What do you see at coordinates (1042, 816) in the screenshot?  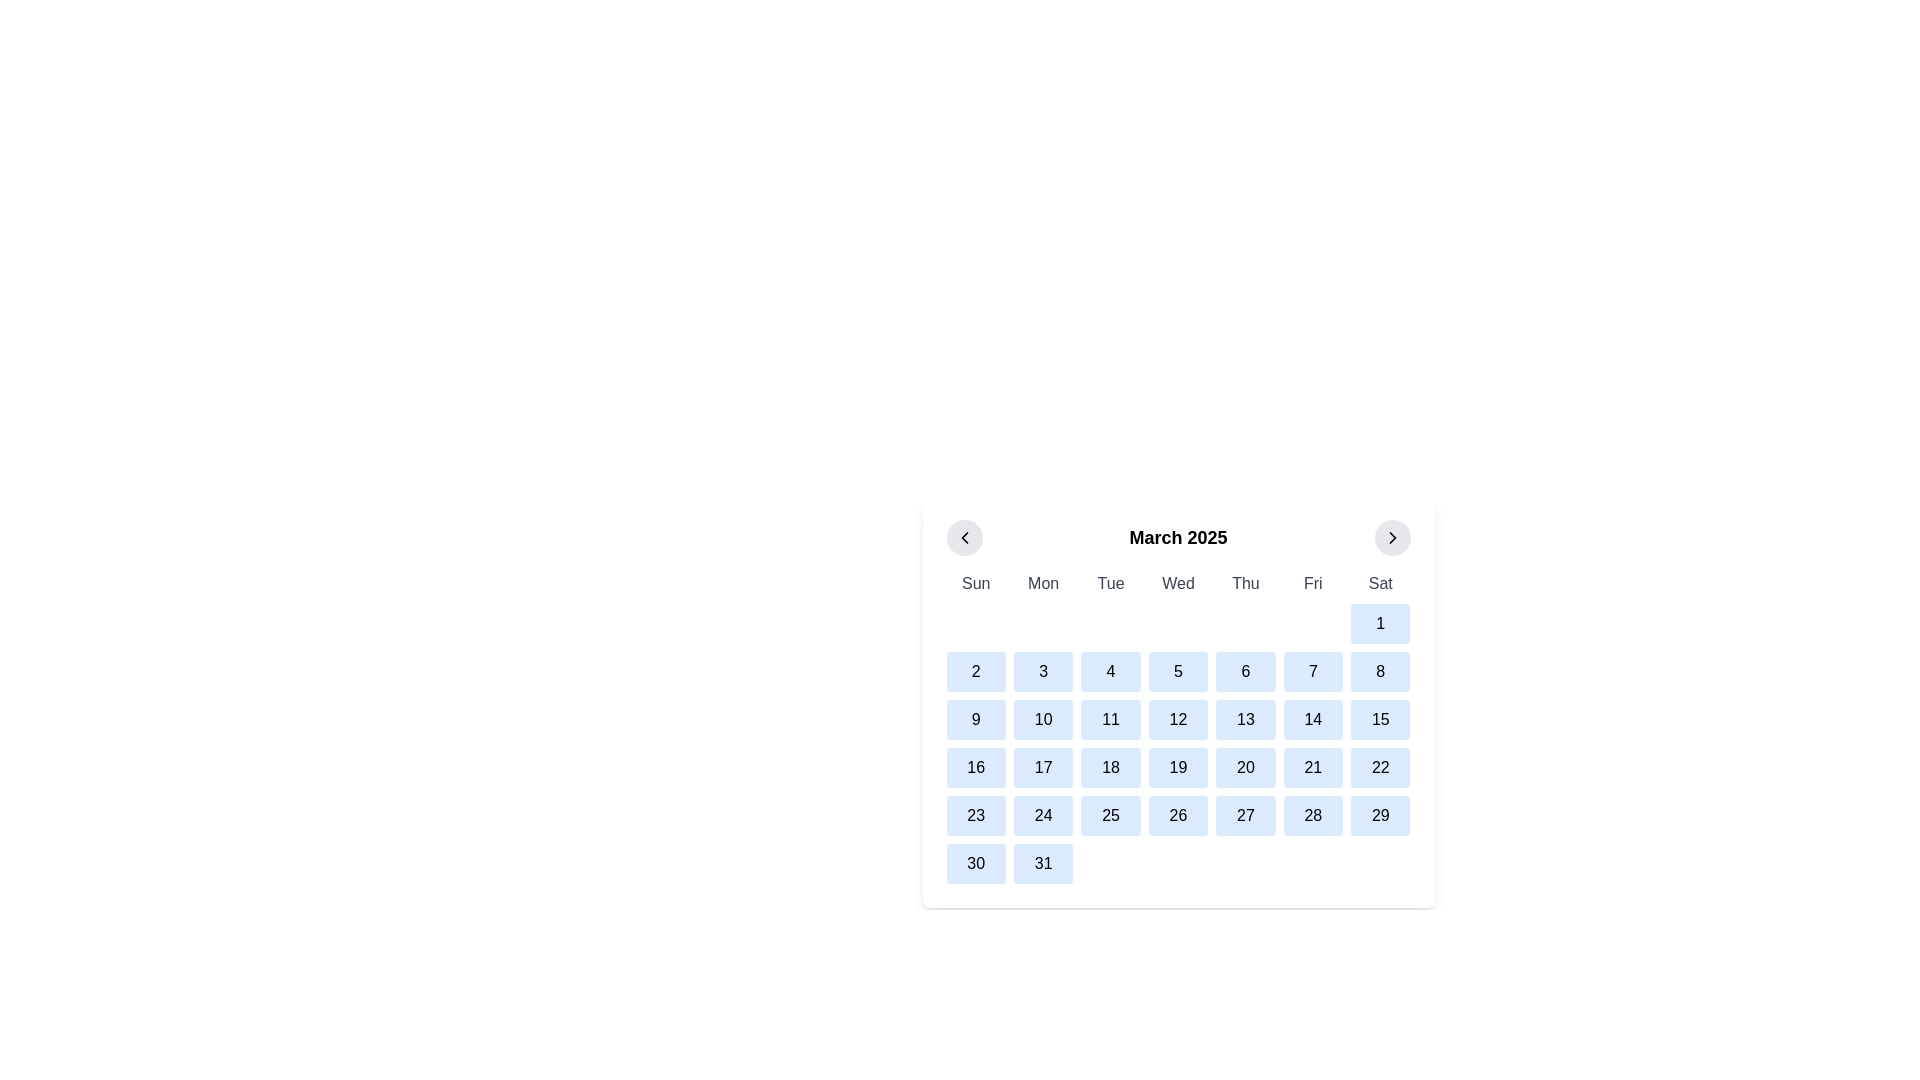 I see `the selectable date button for the 24th day in the calendar widget located under the 'Sun' column to change its background color` at bounding box center [1042, 816].